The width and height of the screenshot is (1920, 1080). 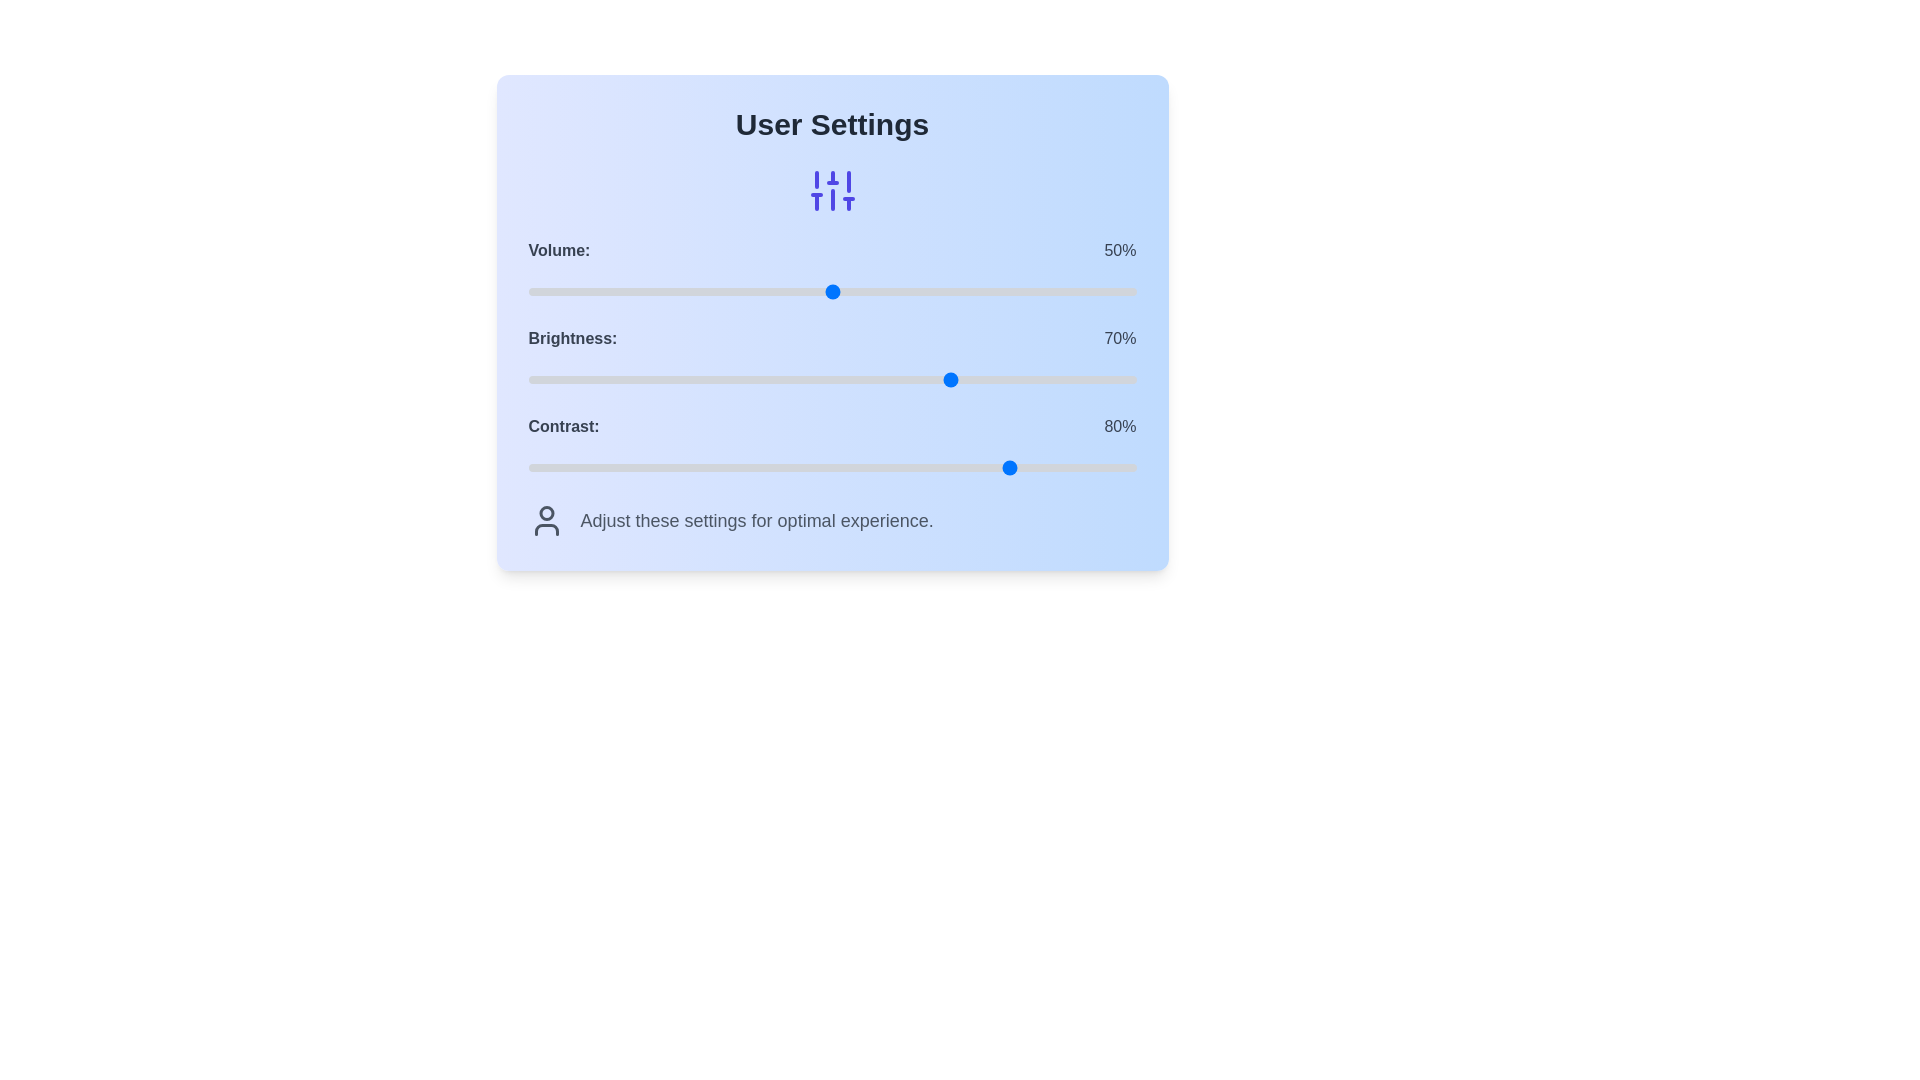 What do you see at coordinates (1120, 426) in the screenshot?
I see `the static text element displaying the current contrast percentage, located on the right-hand side of the settings row, next to the 'Contrast:' label` at bounding box center [1120, 426].